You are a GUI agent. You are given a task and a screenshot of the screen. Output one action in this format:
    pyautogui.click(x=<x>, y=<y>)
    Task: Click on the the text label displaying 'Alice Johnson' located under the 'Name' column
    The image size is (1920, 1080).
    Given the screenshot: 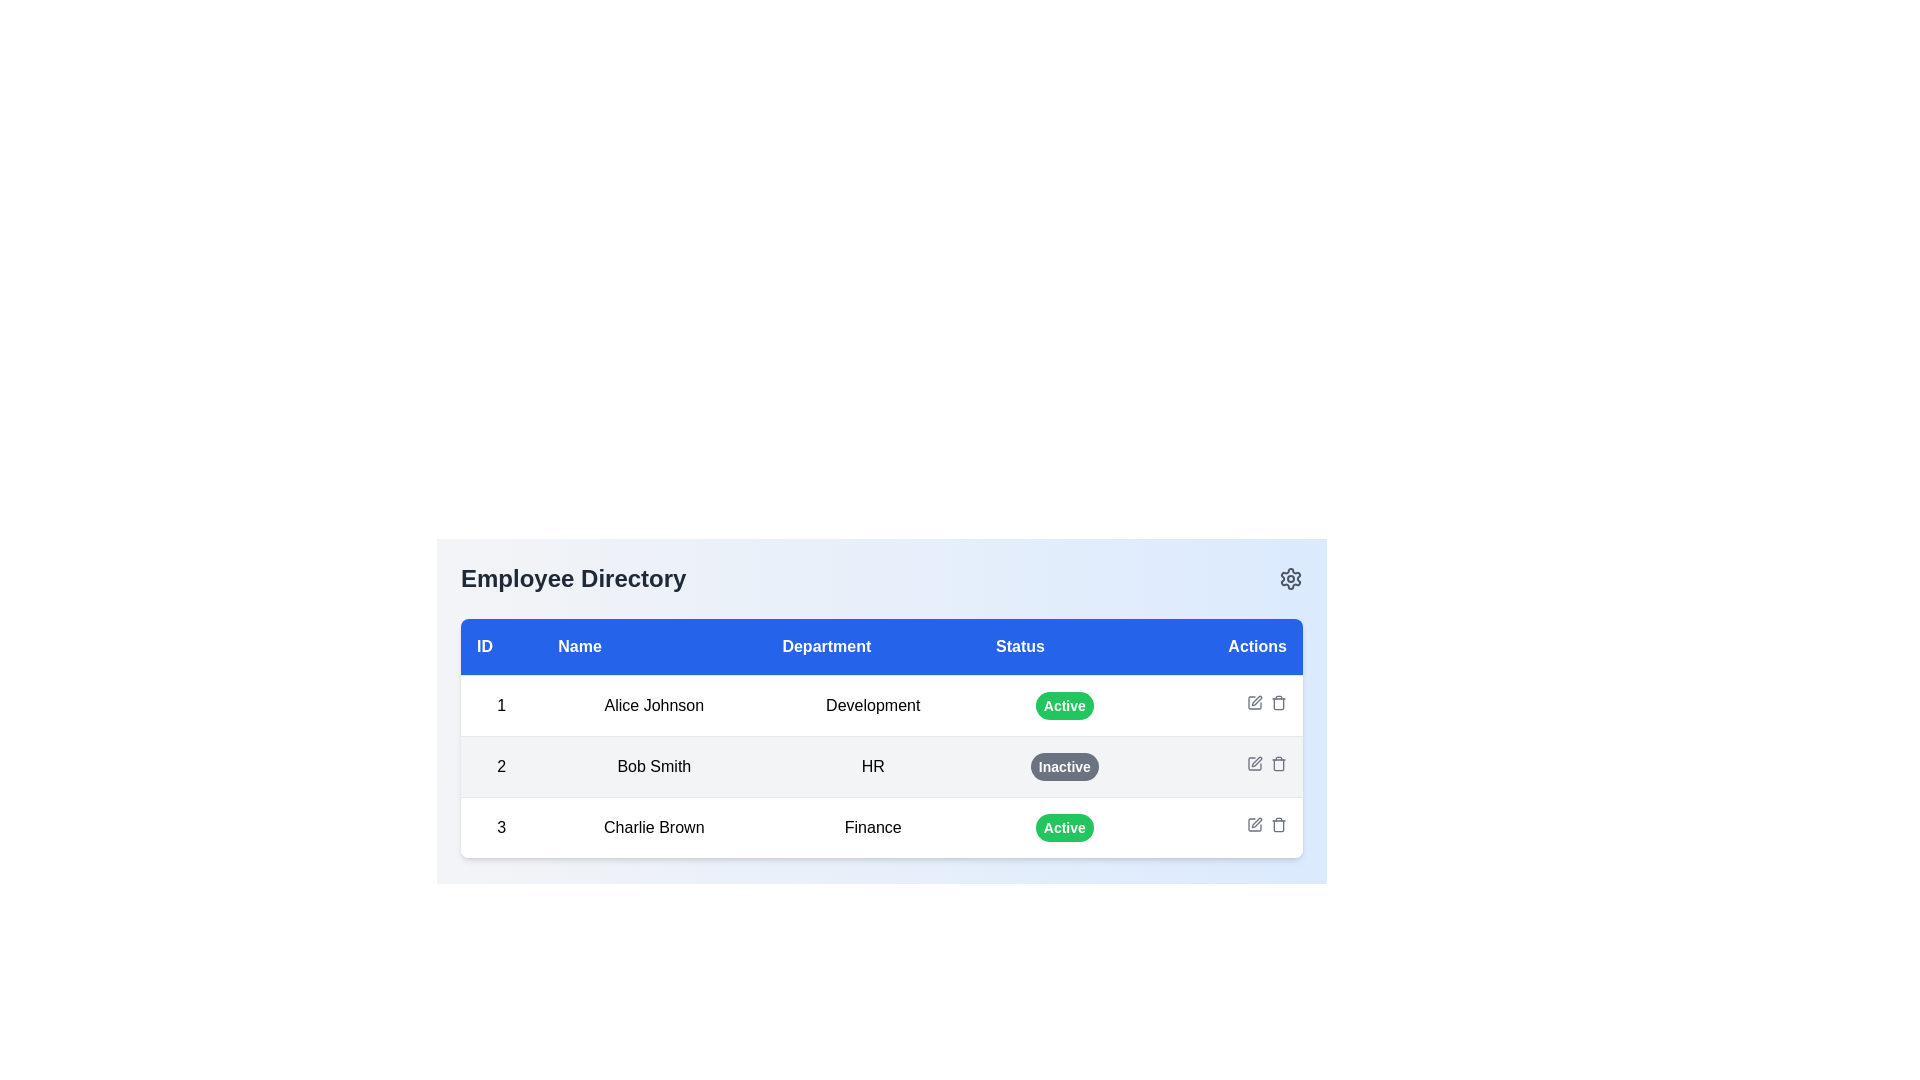 What is the action you would take?
    pyautogui.click(x=654, y=704)
    